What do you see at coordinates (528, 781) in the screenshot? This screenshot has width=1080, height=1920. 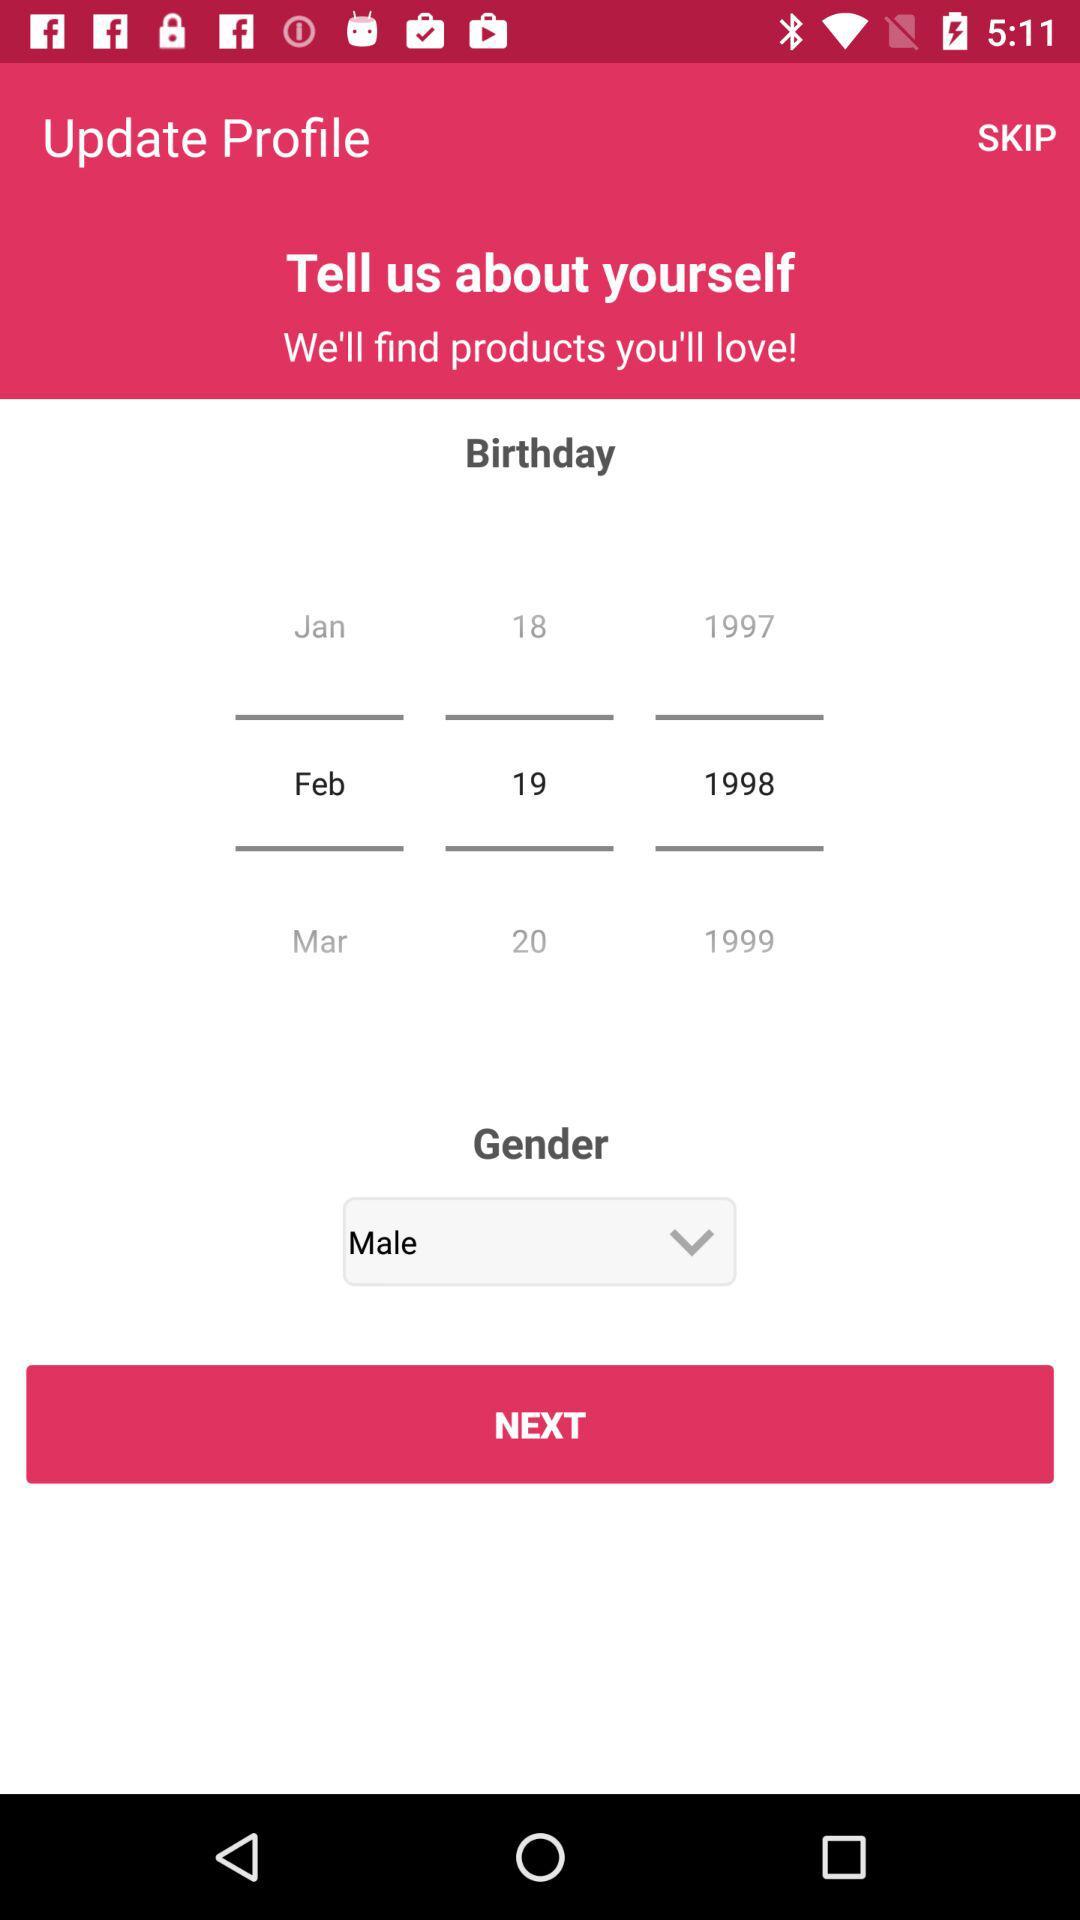 I see `the 19` at bounding box center [528, 781].